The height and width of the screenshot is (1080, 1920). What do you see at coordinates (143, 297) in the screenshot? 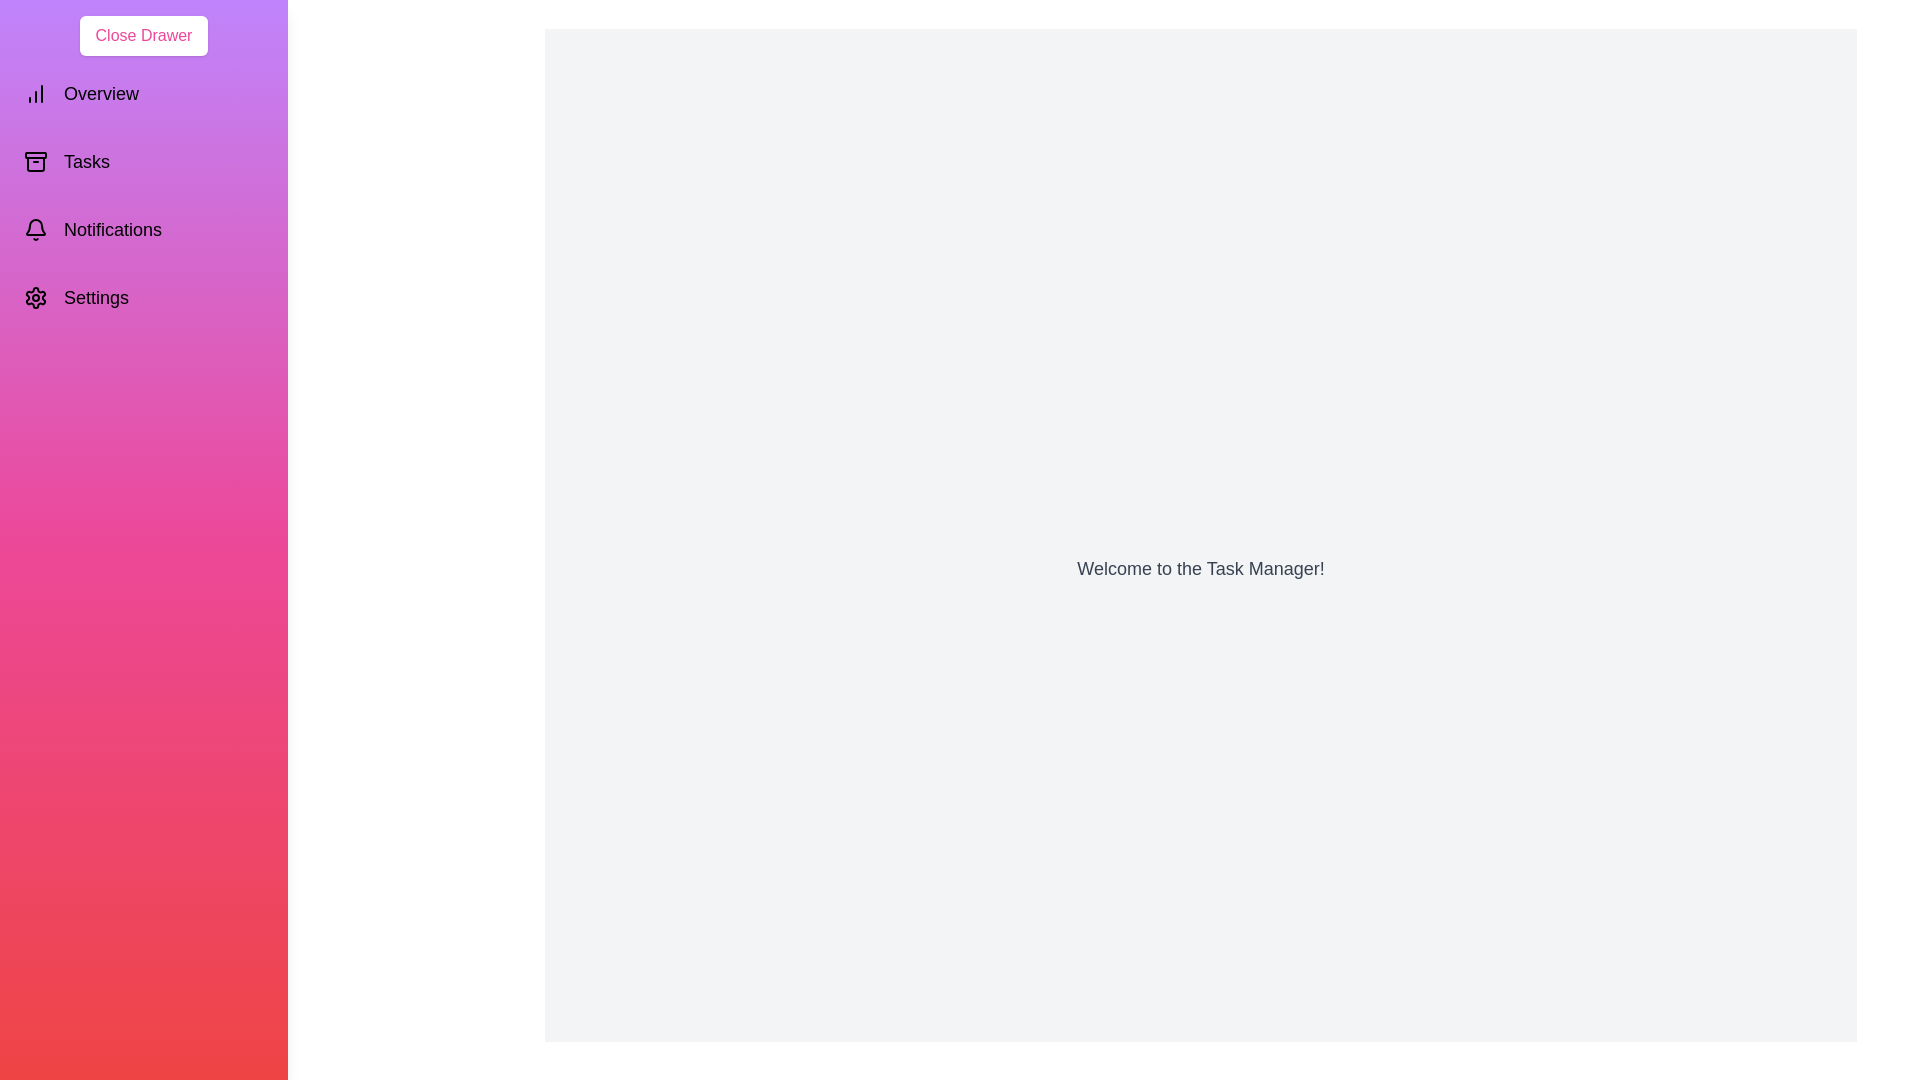
I see `the 'Settings' section in the drawer` at bounding box center [143, 297].